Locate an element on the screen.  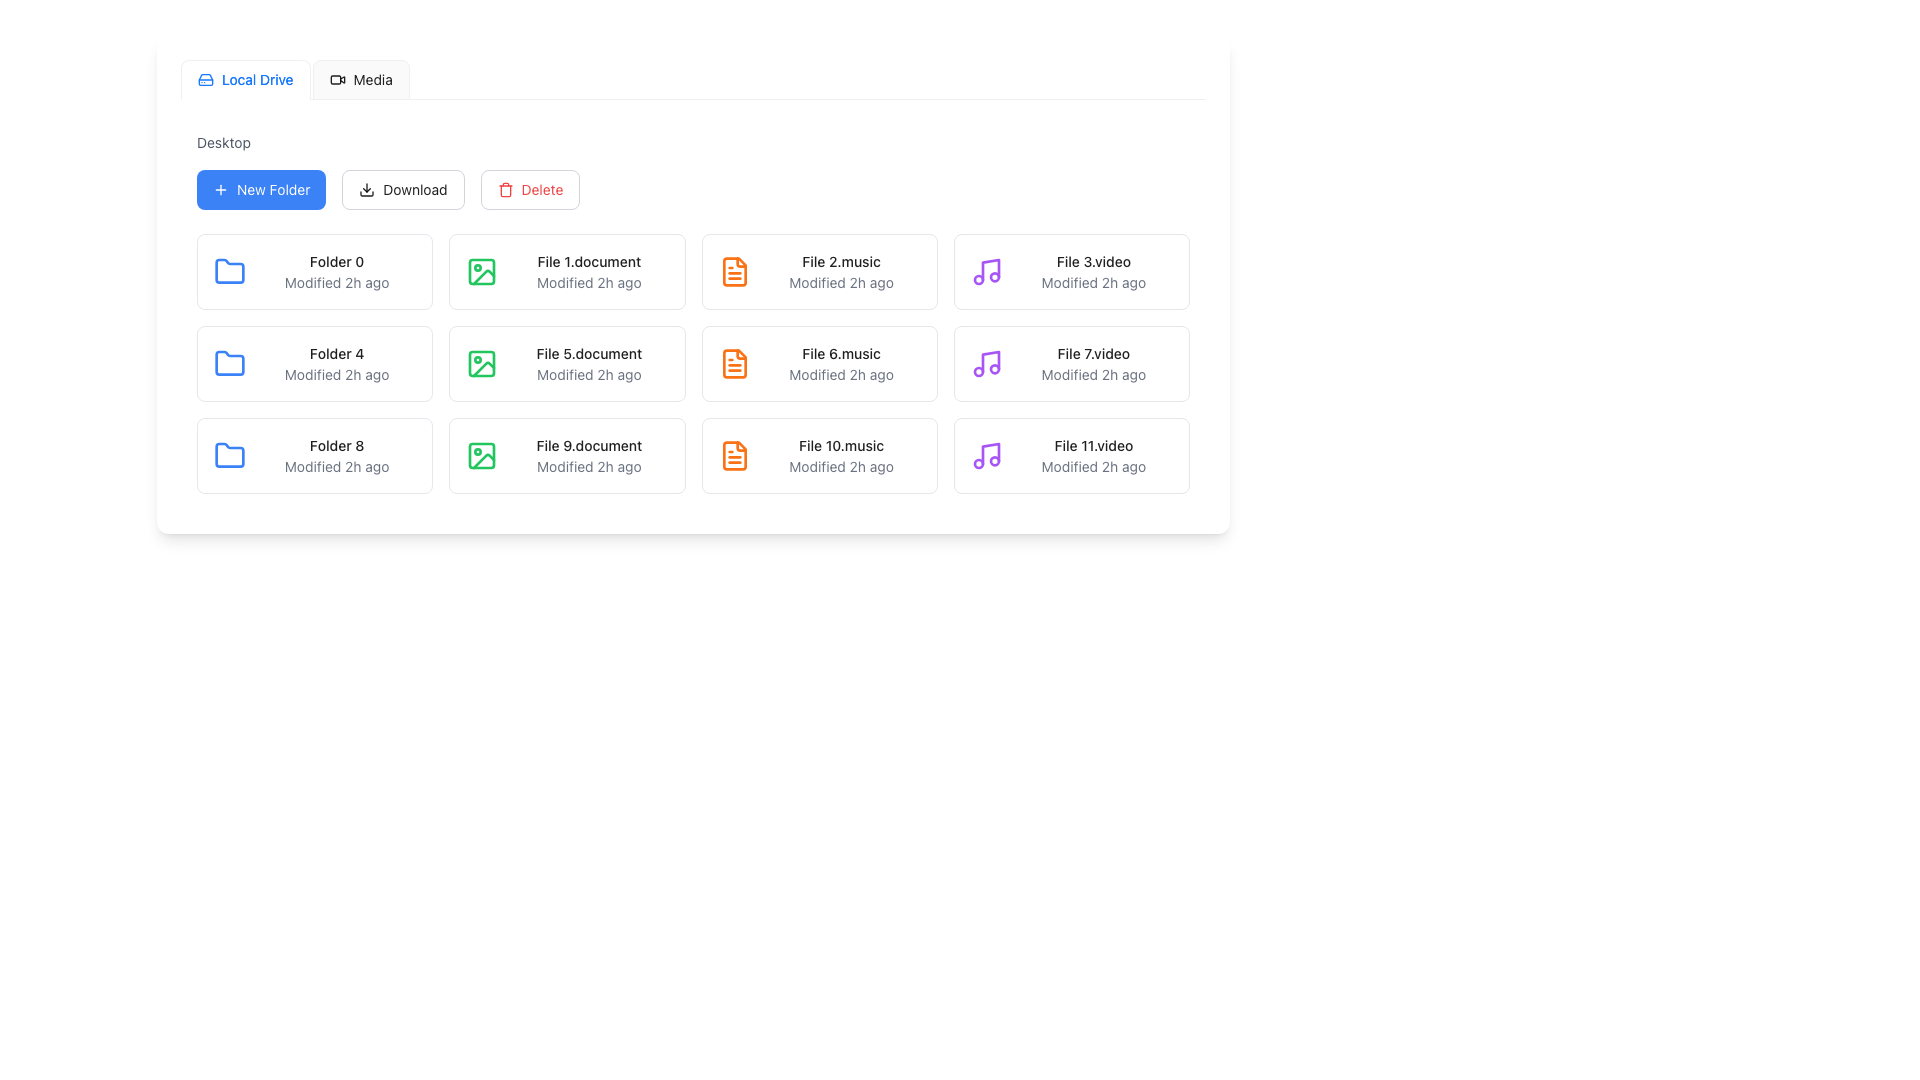
the clickable text link labeled 'Desktop' to observe the hover effect, which is located near the top-left corner of the interface, aligned with 'Local Drive' is located at coordinates (223, 141).